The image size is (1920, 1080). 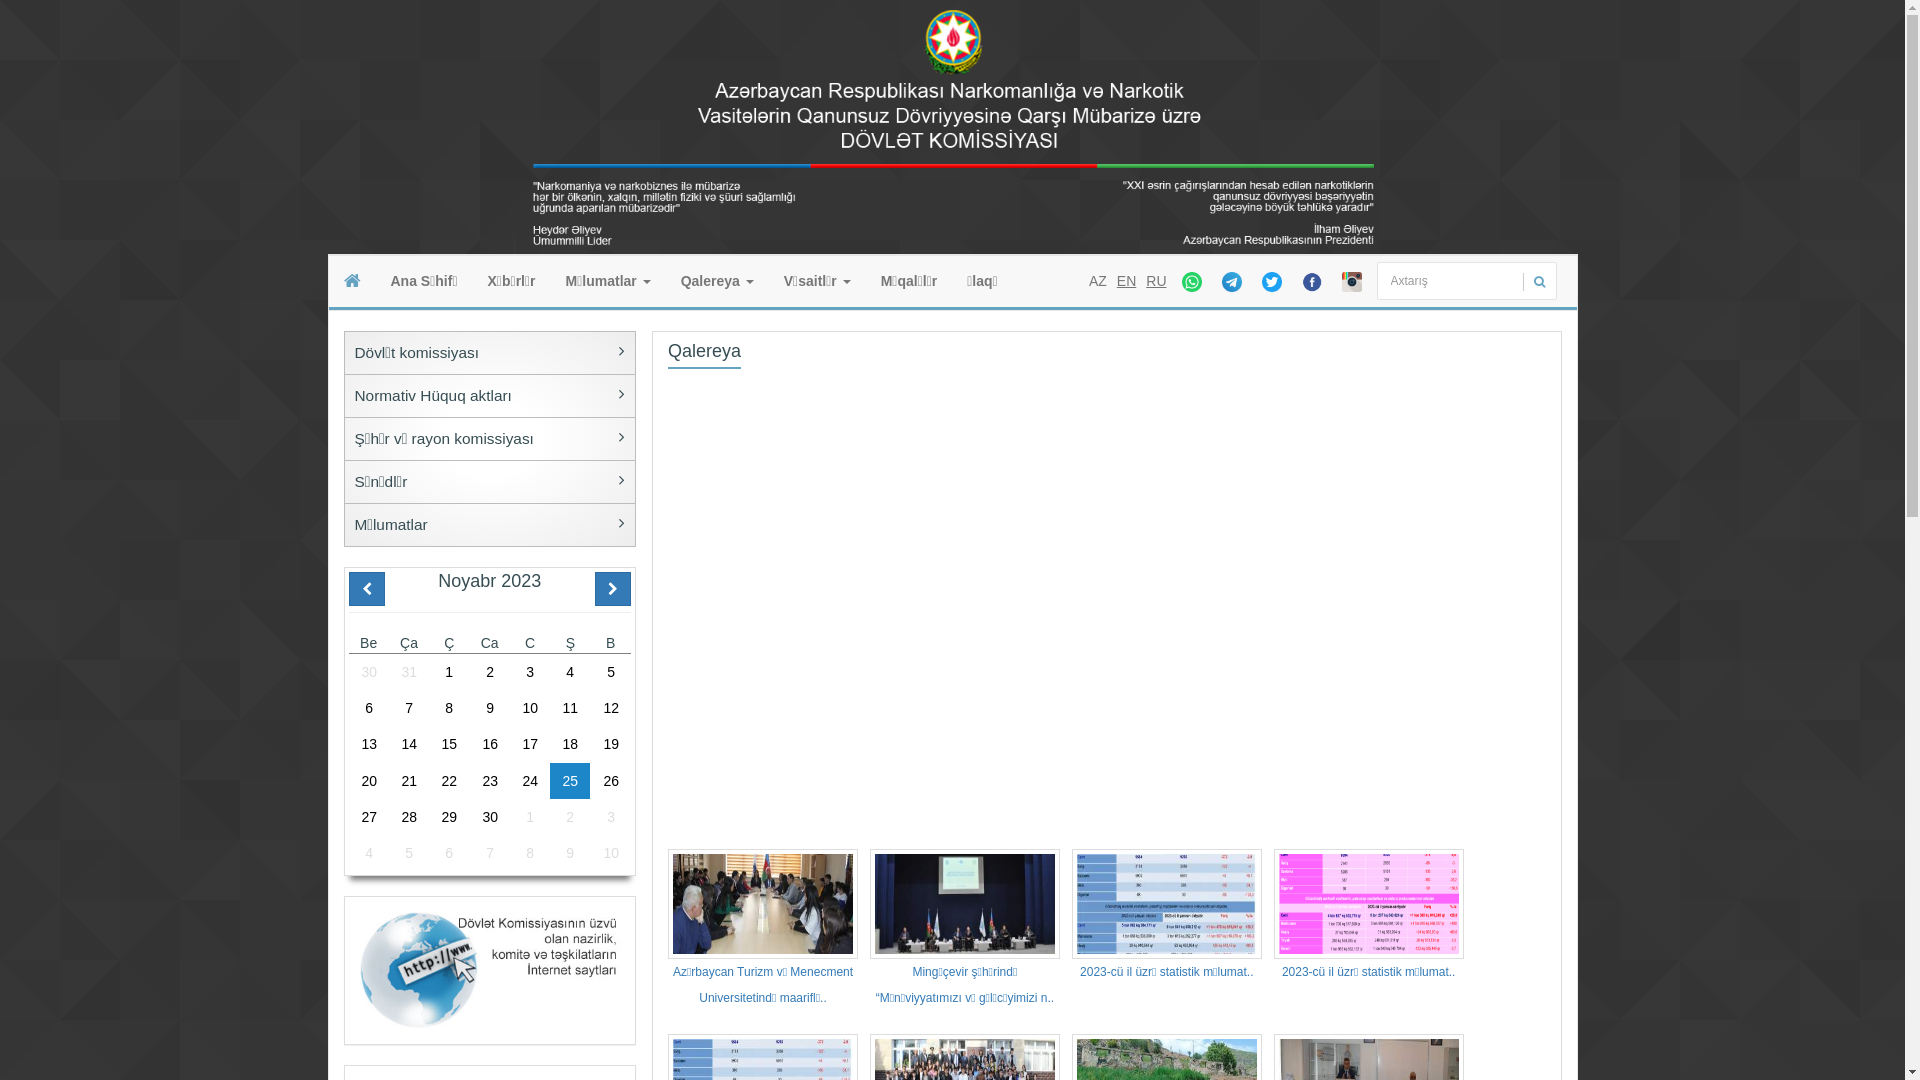 I want to click on '21', so click(x=388, y=779).